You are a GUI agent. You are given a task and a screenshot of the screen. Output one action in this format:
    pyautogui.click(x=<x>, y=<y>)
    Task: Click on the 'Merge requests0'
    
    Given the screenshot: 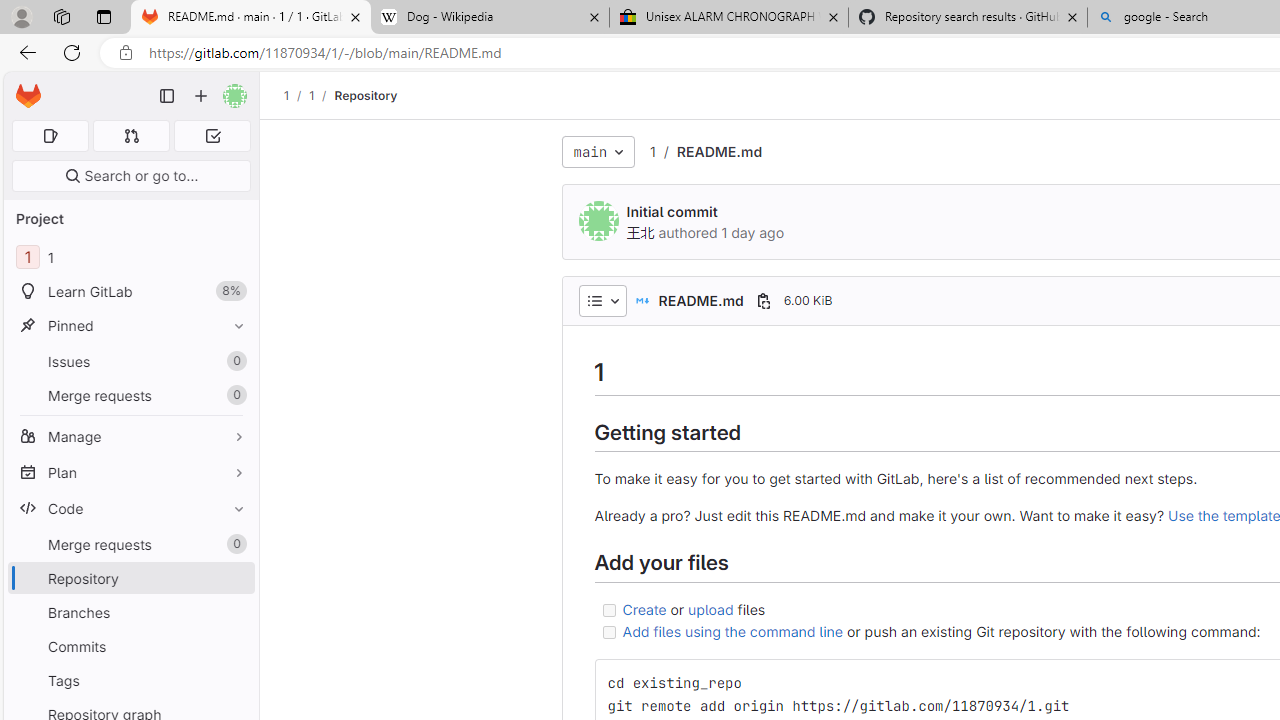 What is the action you would take?
    pyautogui.click(x=130, y=544)
    